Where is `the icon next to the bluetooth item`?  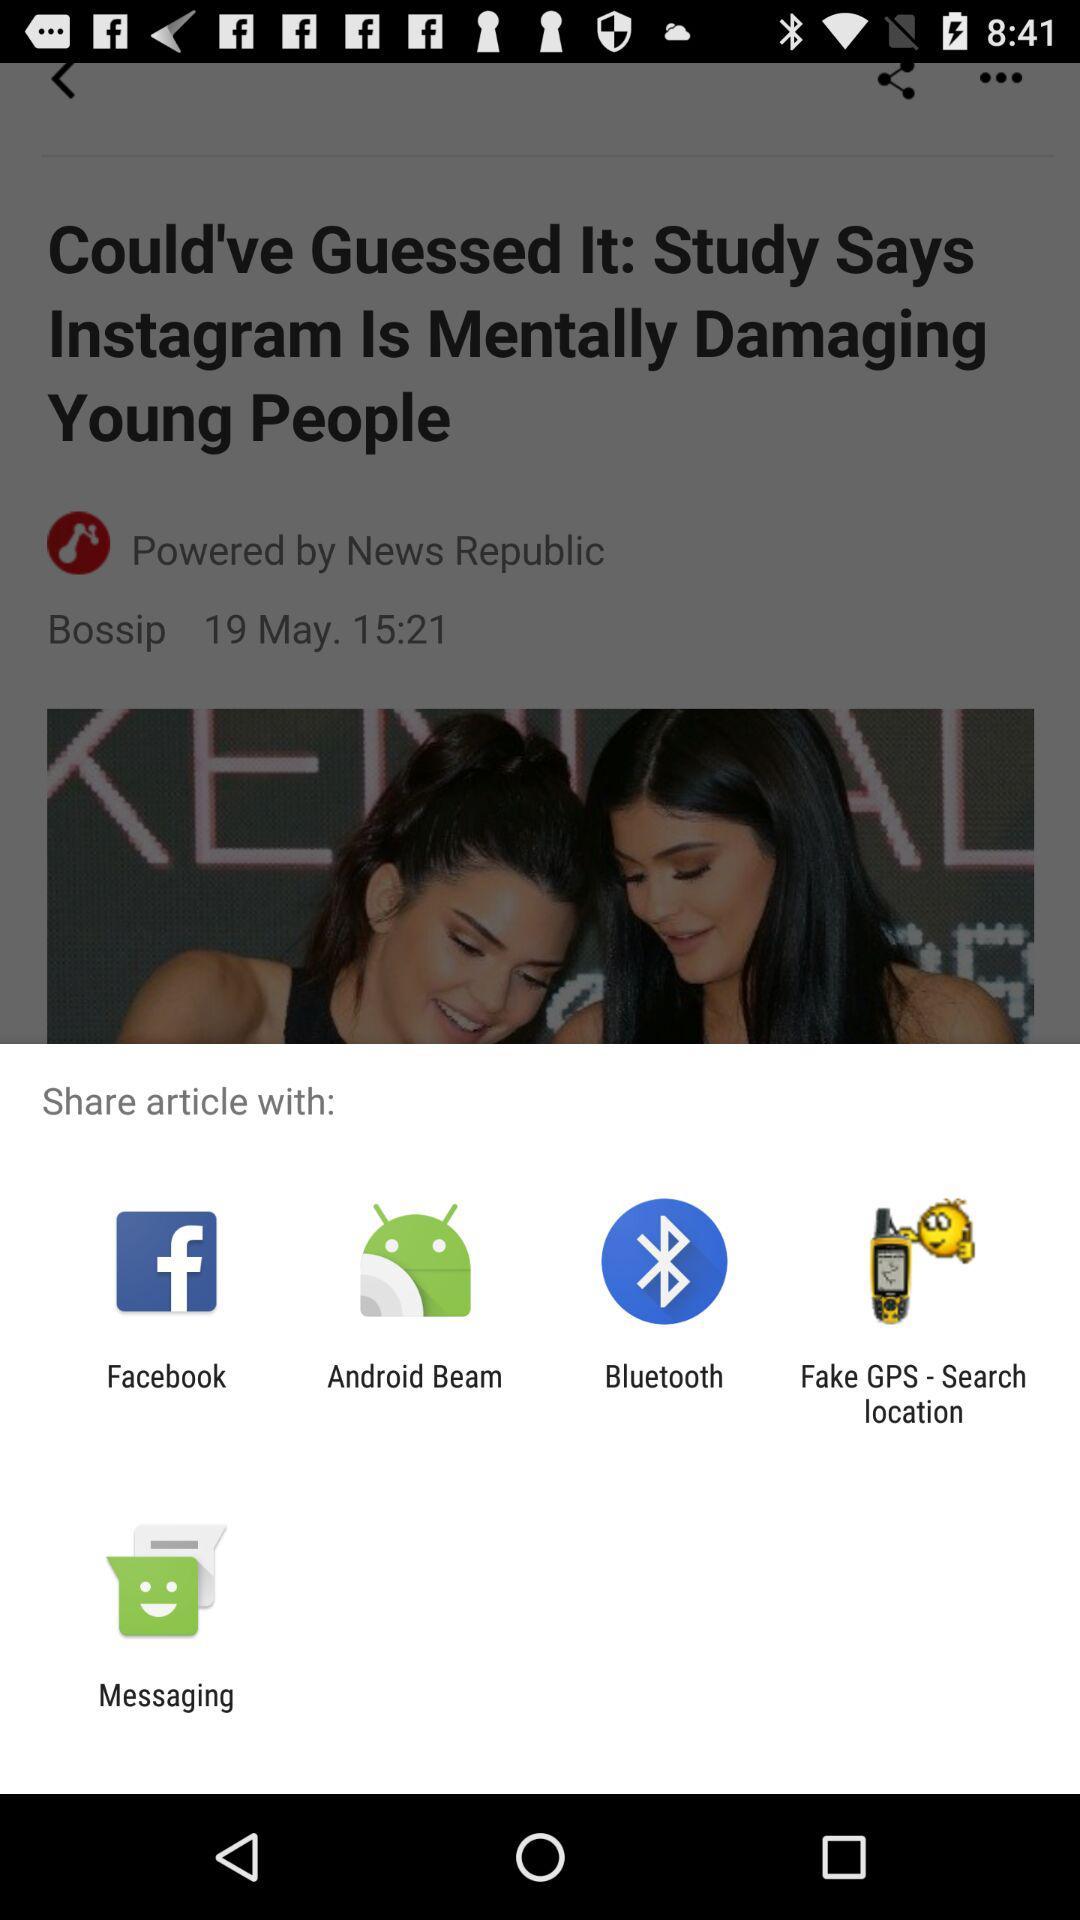
the icon next to the bluetooth item is located at coordinates (913, 1392).